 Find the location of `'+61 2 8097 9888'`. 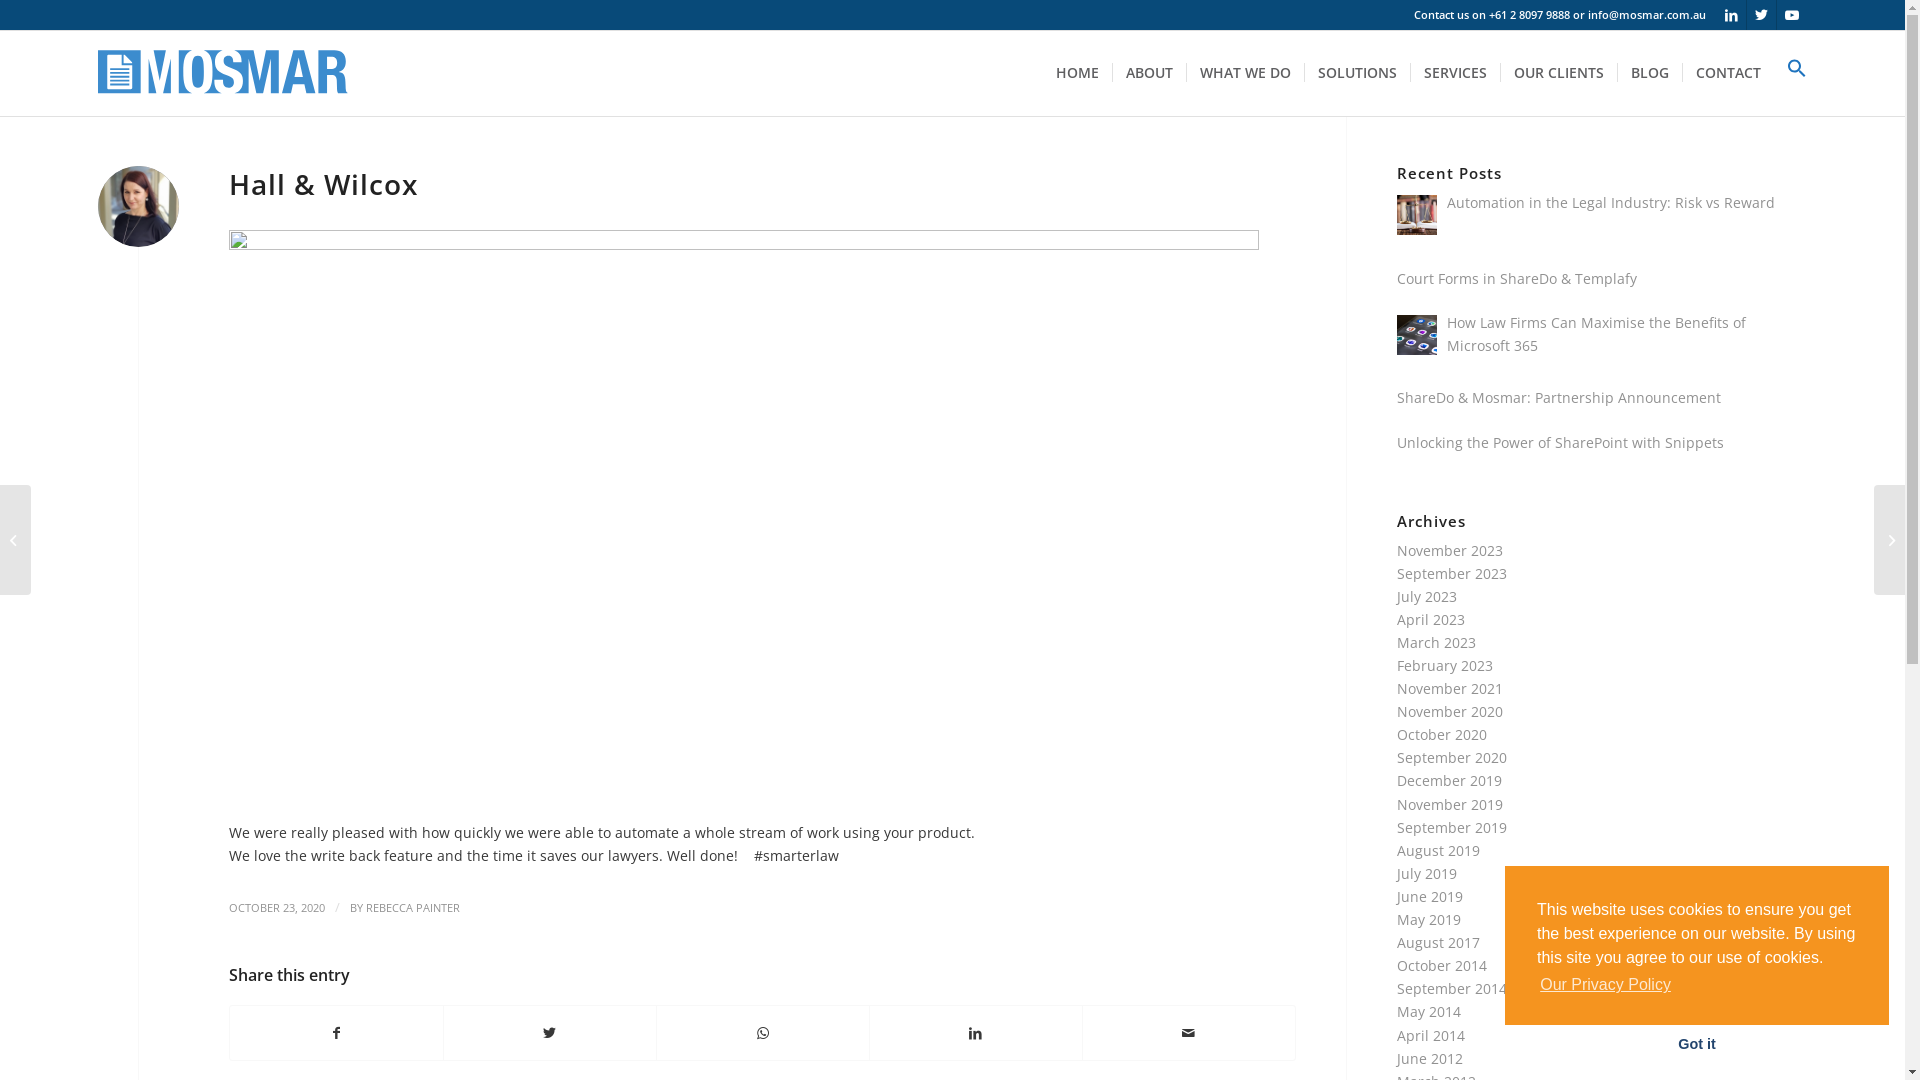

'+61 2 8097 9888' is located at coordinates (1488, 14).